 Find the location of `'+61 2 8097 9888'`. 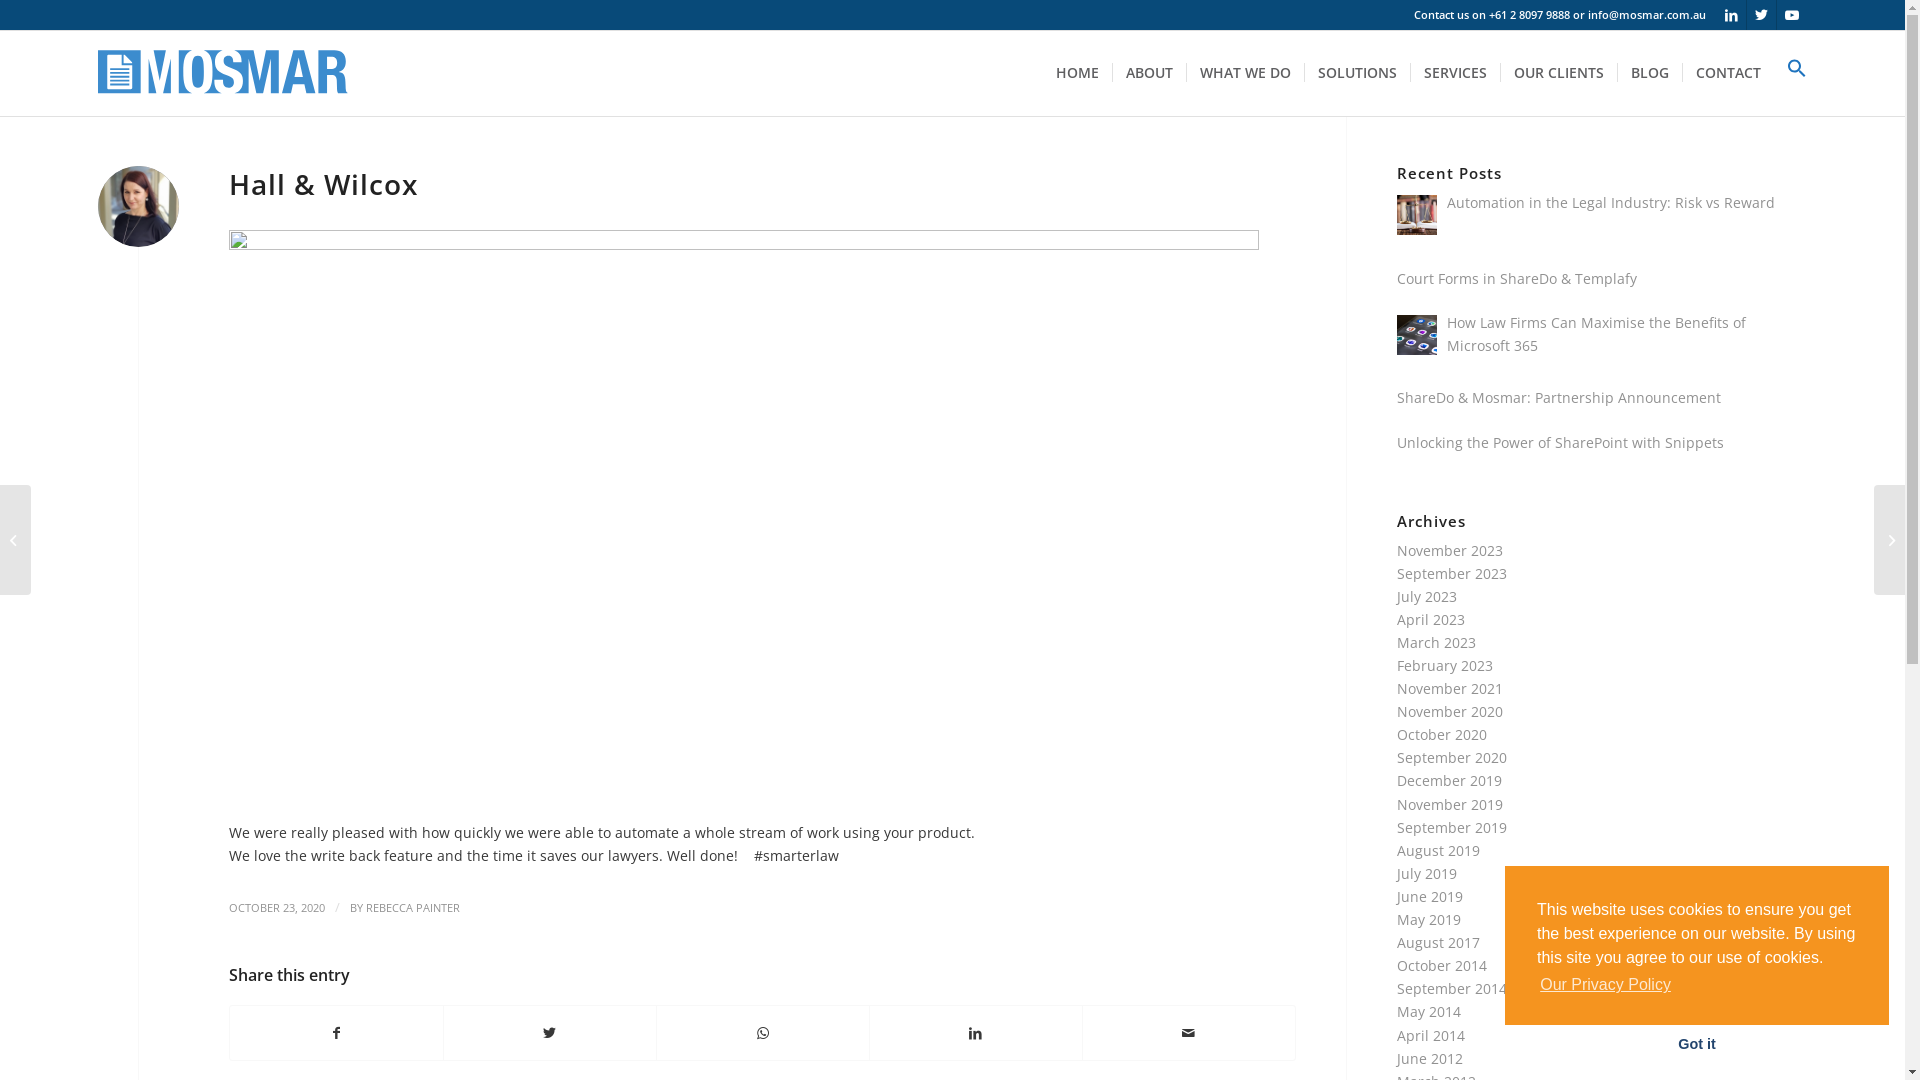

'+61 2 8097 9888' is located at coordinates (1488, 14).